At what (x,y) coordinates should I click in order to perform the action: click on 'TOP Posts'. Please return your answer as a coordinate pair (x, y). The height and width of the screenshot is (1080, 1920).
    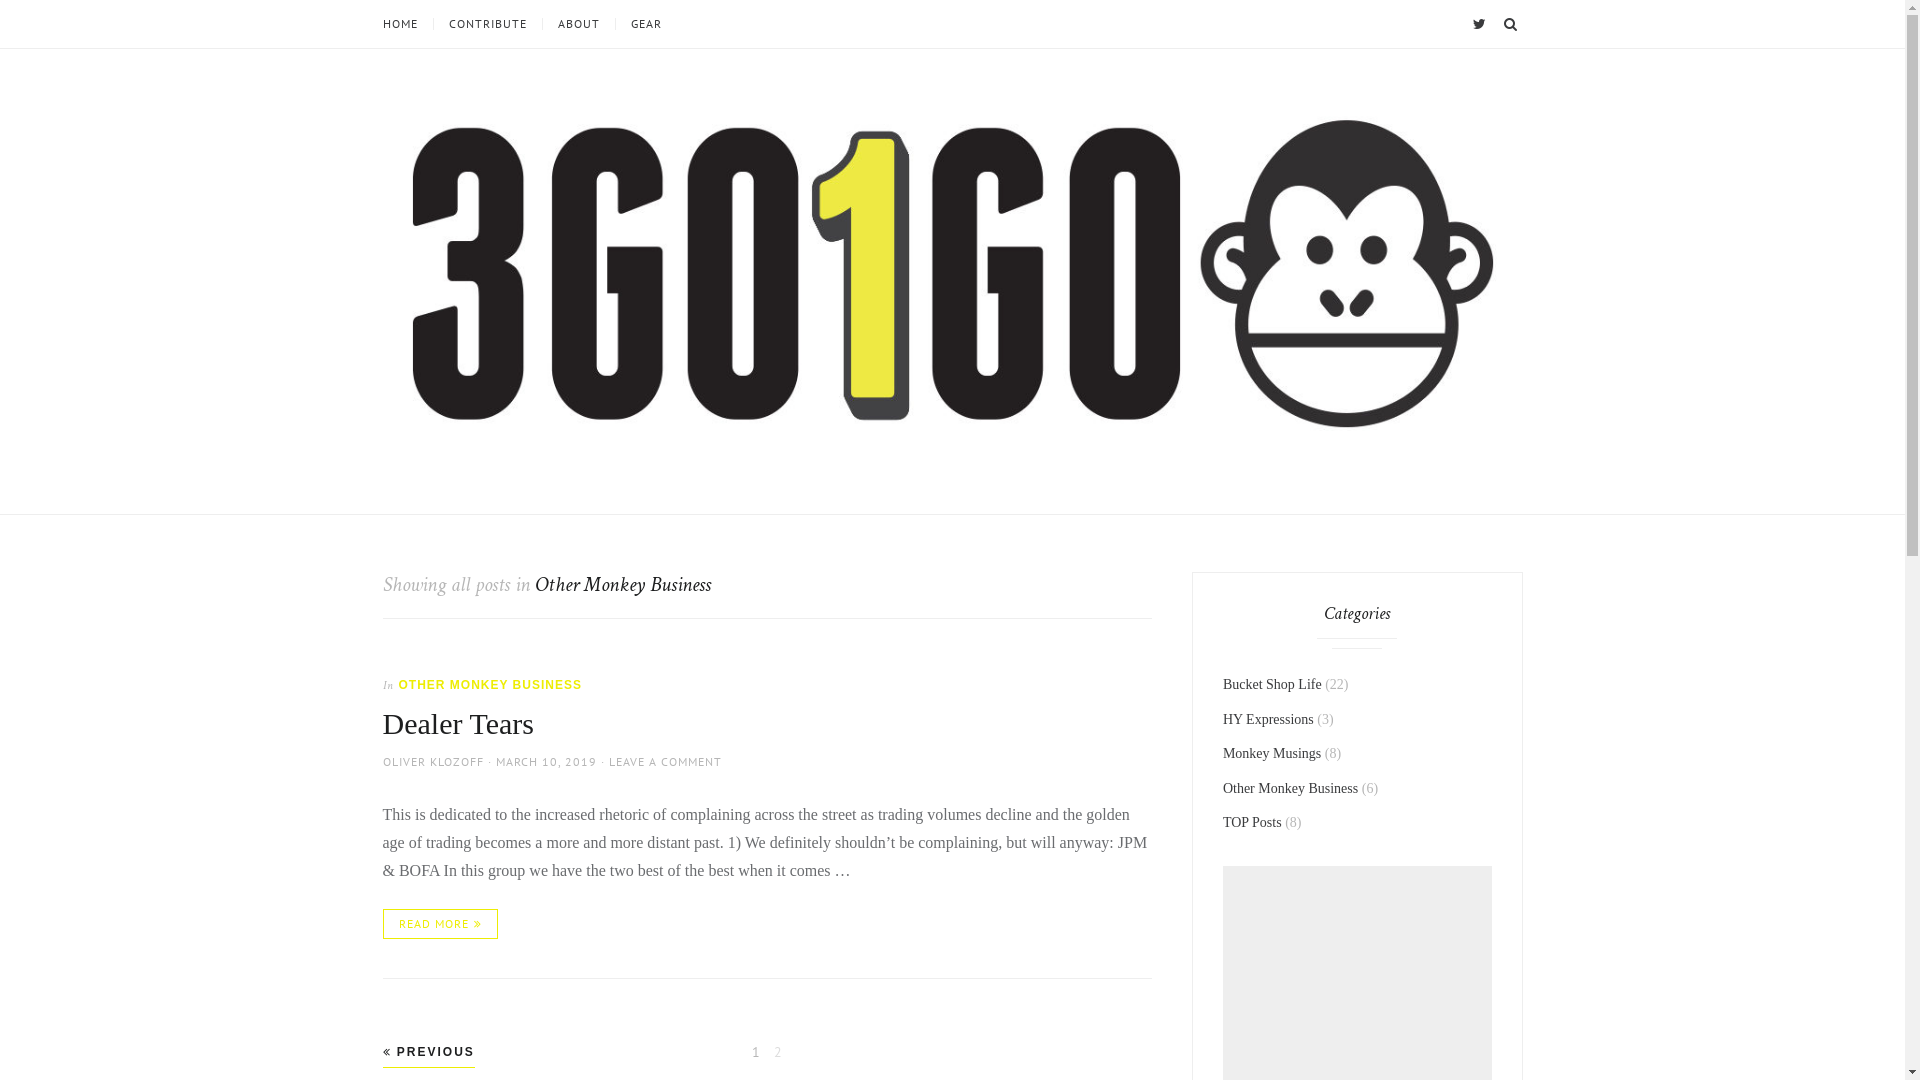
    Looking at the image, I should click on (1251, 822).